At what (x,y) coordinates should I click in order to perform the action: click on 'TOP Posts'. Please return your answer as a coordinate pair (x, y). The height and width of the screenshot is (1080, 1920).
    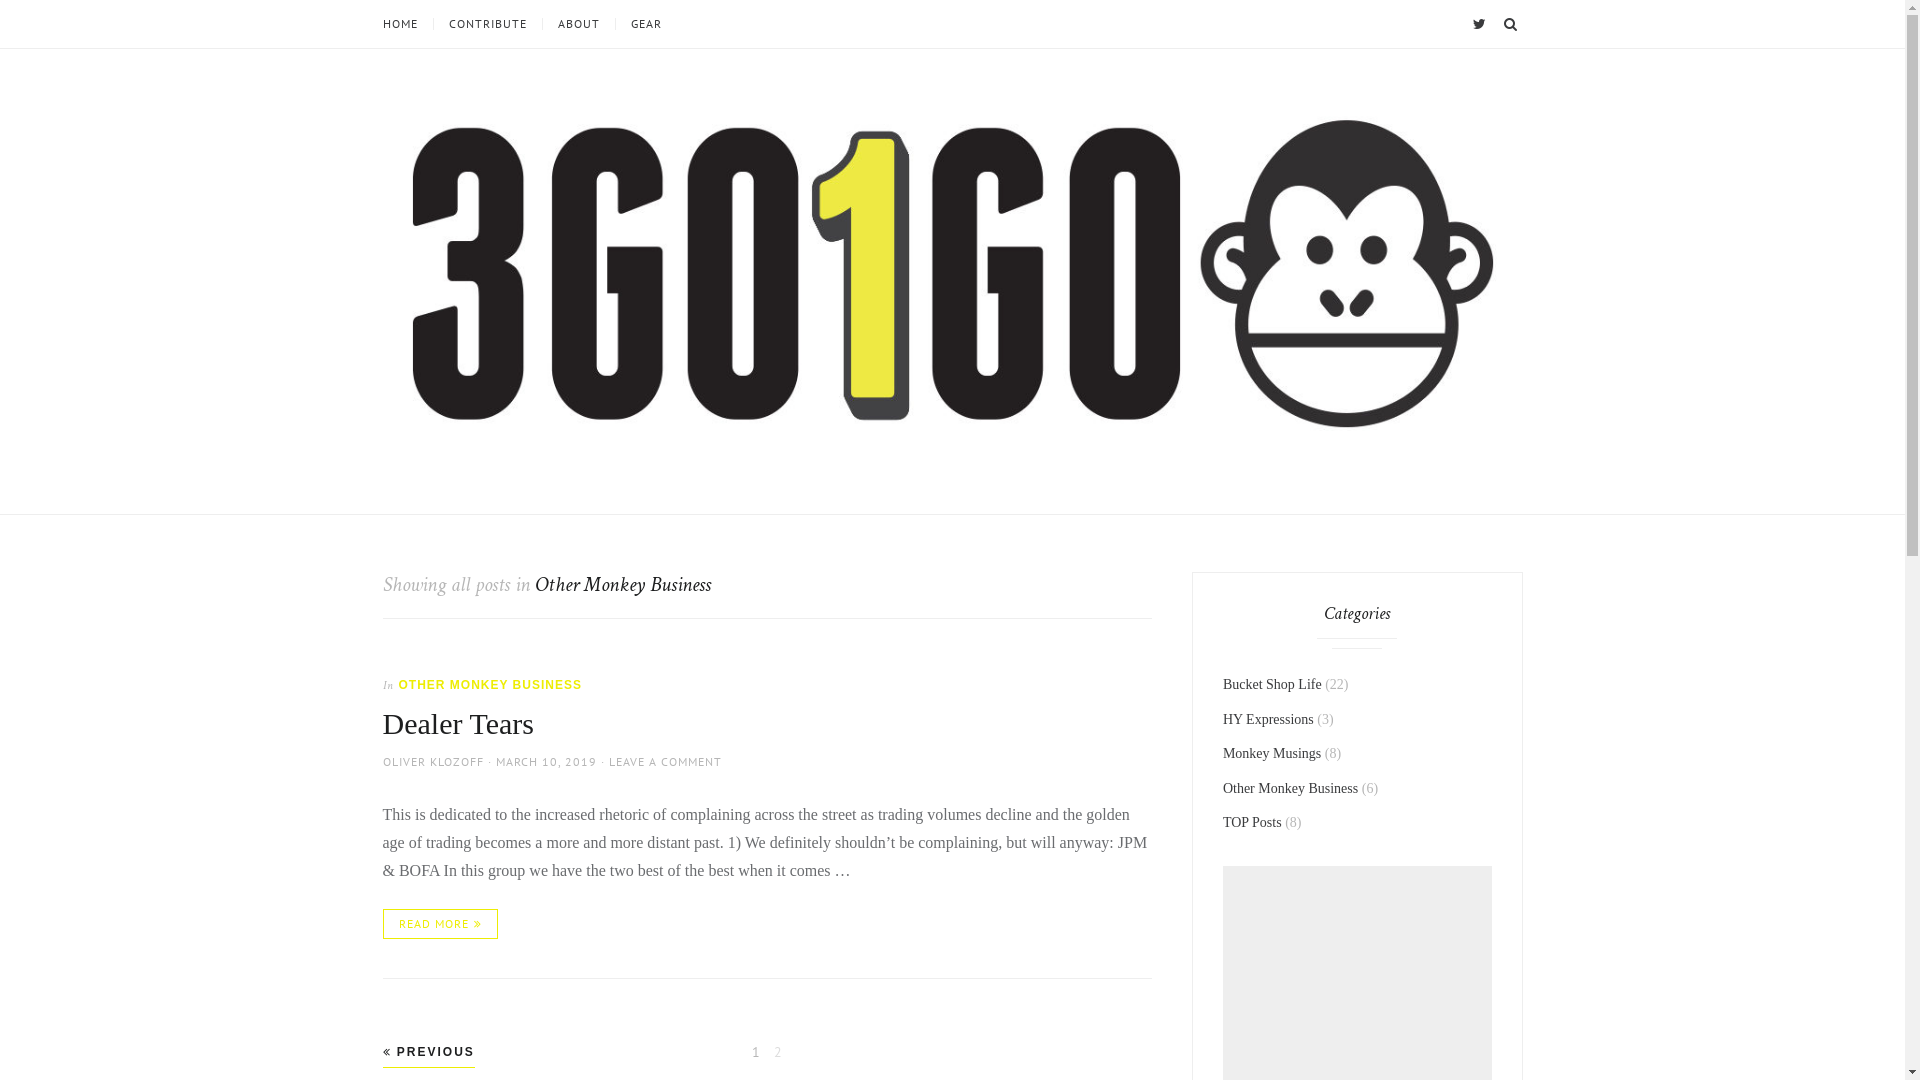
    Looking at the image, I should click on (1251, 822).